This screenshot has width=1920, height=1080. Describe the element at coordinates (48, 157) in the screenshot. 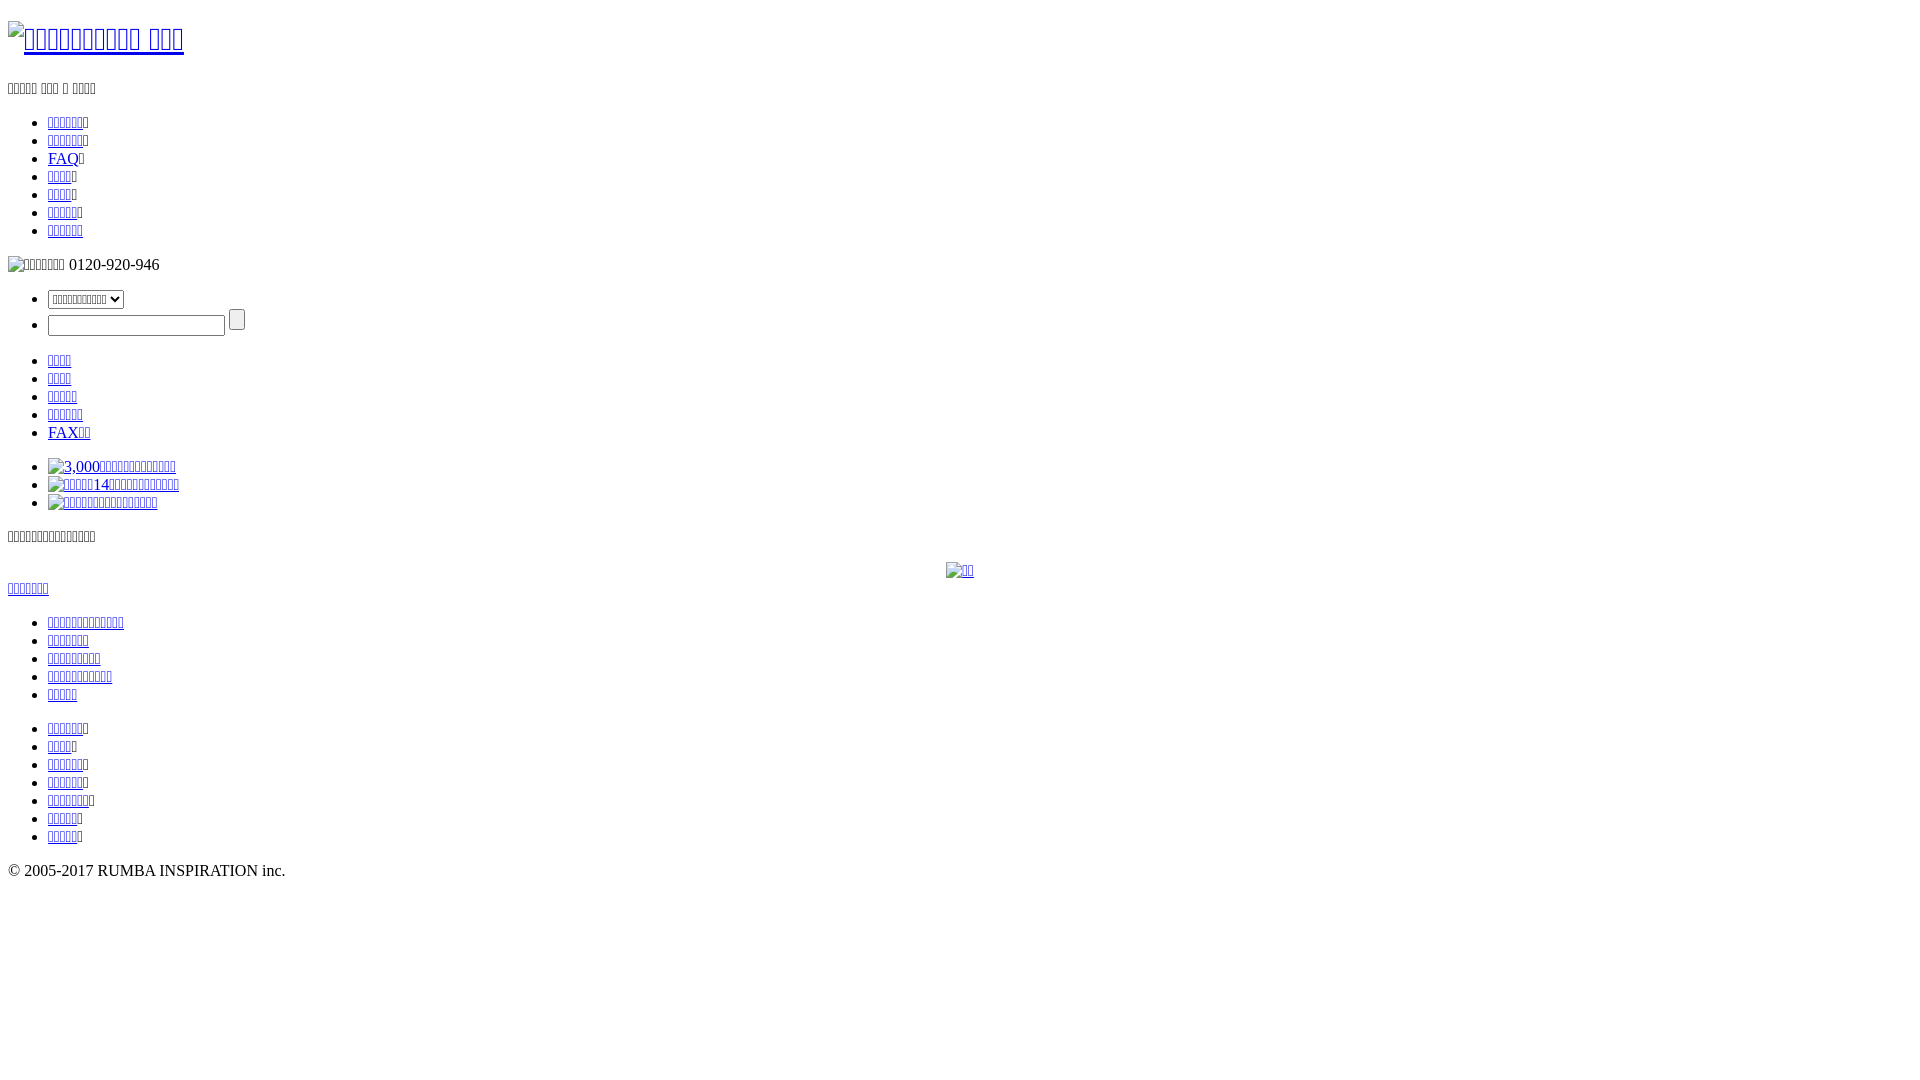

I see `'FAQ'` at that location.